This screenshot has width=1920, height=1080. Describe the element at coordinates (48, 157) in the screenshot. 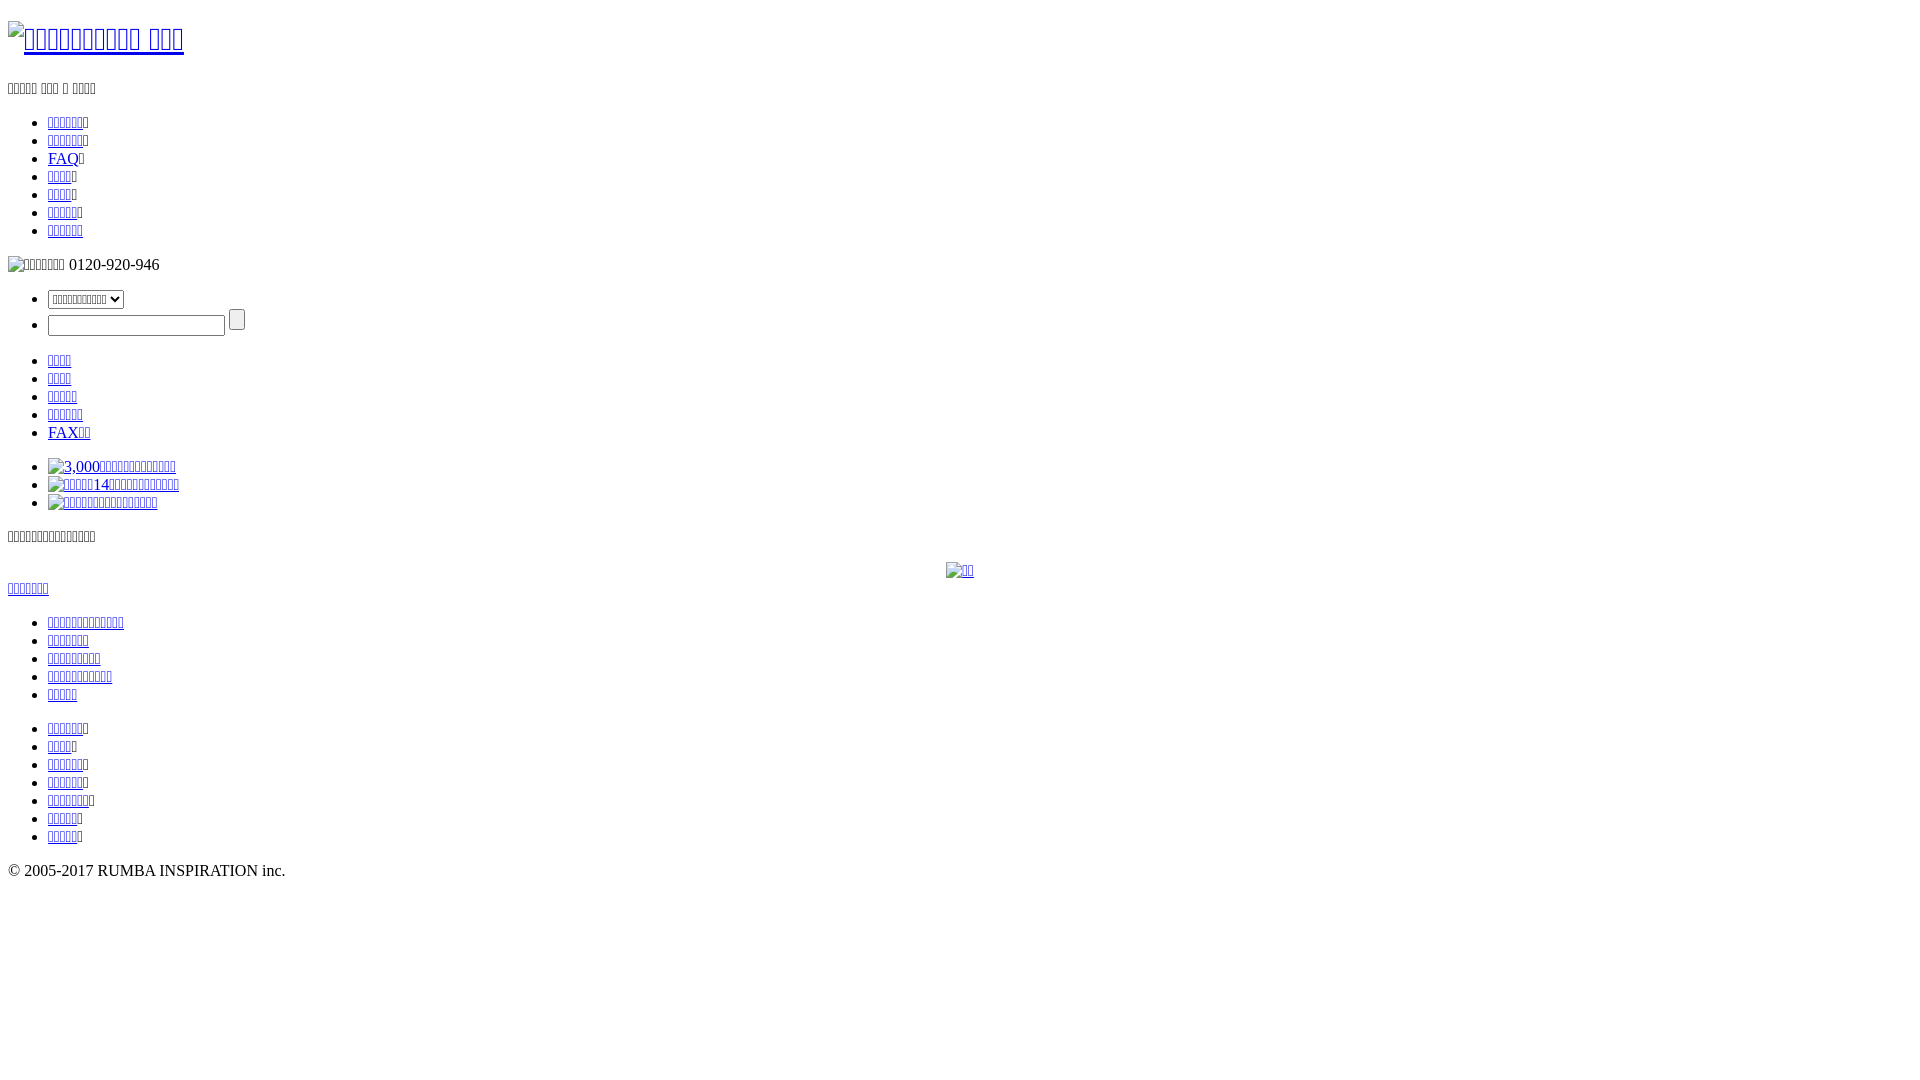

I see `'FAQ'` at that location.